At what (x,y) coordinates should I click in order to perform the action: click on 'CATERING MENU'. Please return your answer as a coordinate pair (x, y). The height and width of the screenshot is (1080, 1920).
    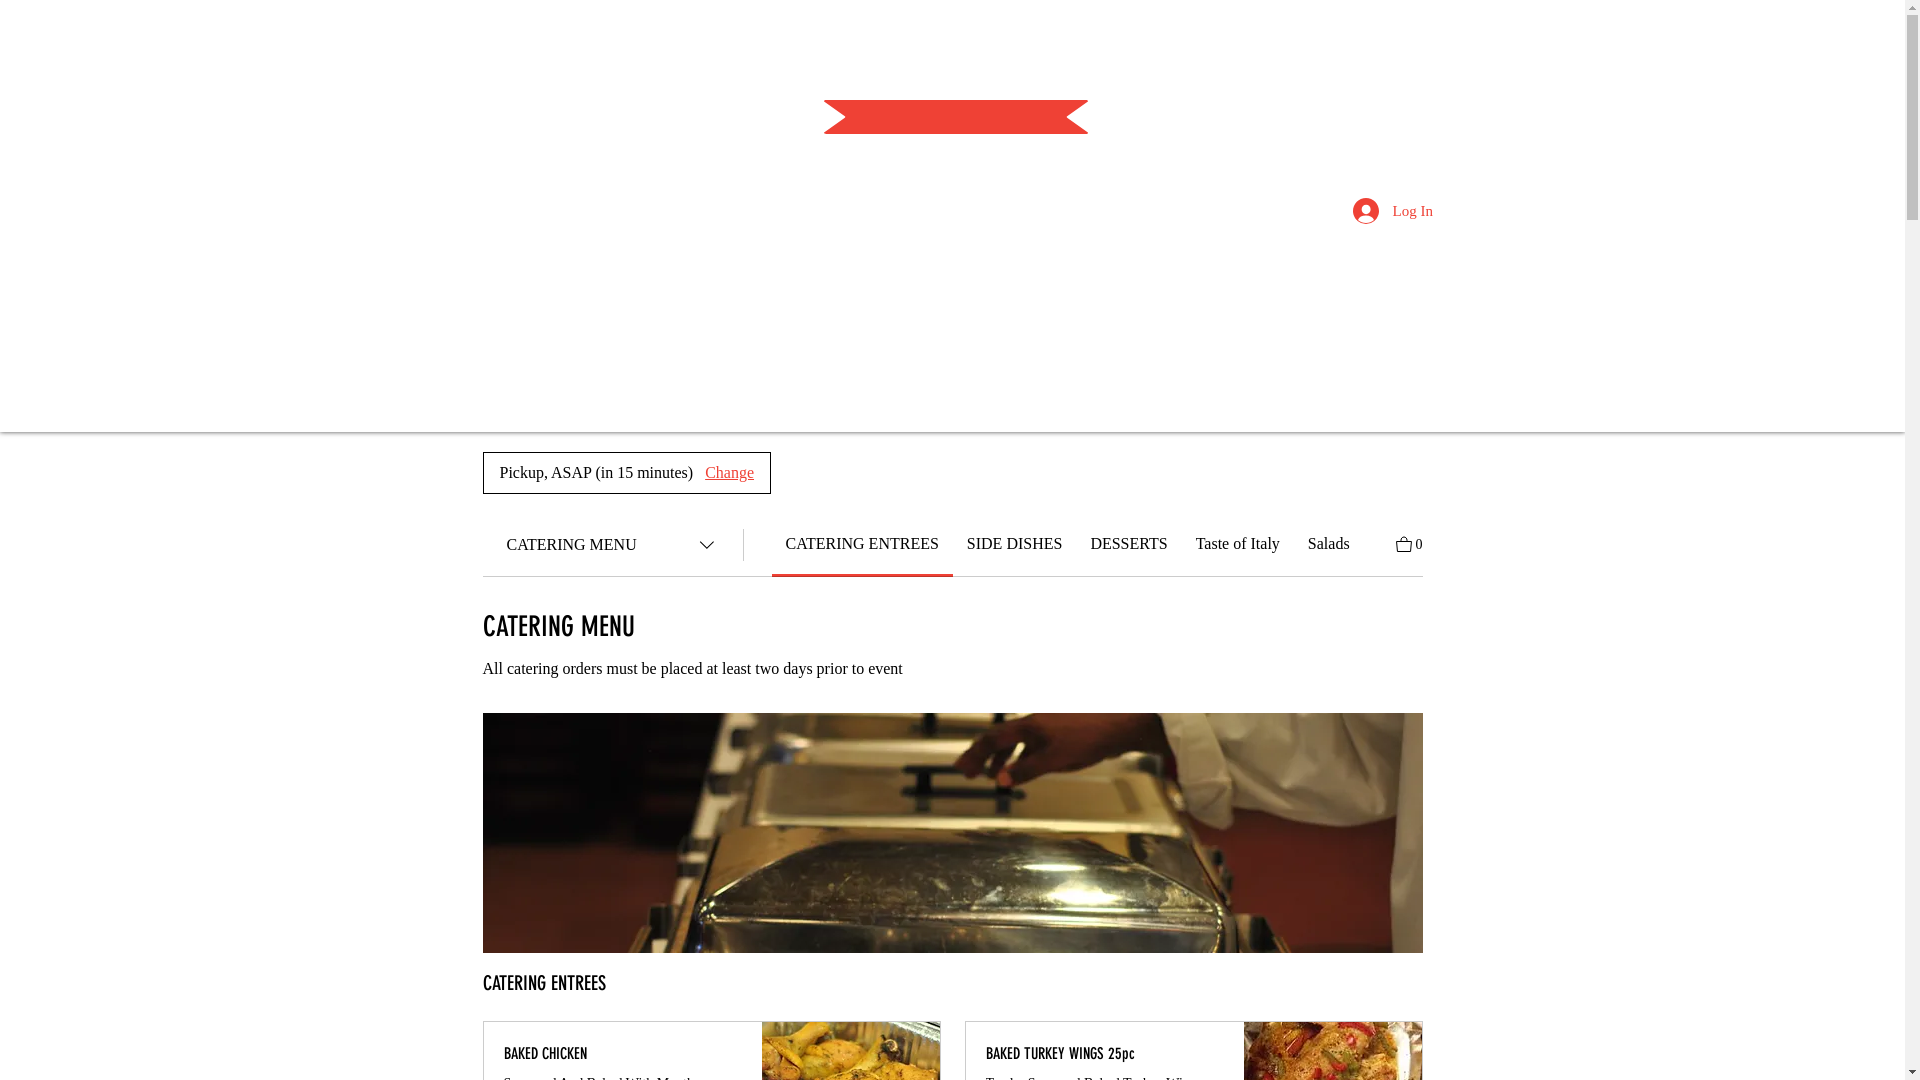
    Looking at the image, I should click on (502, 544).